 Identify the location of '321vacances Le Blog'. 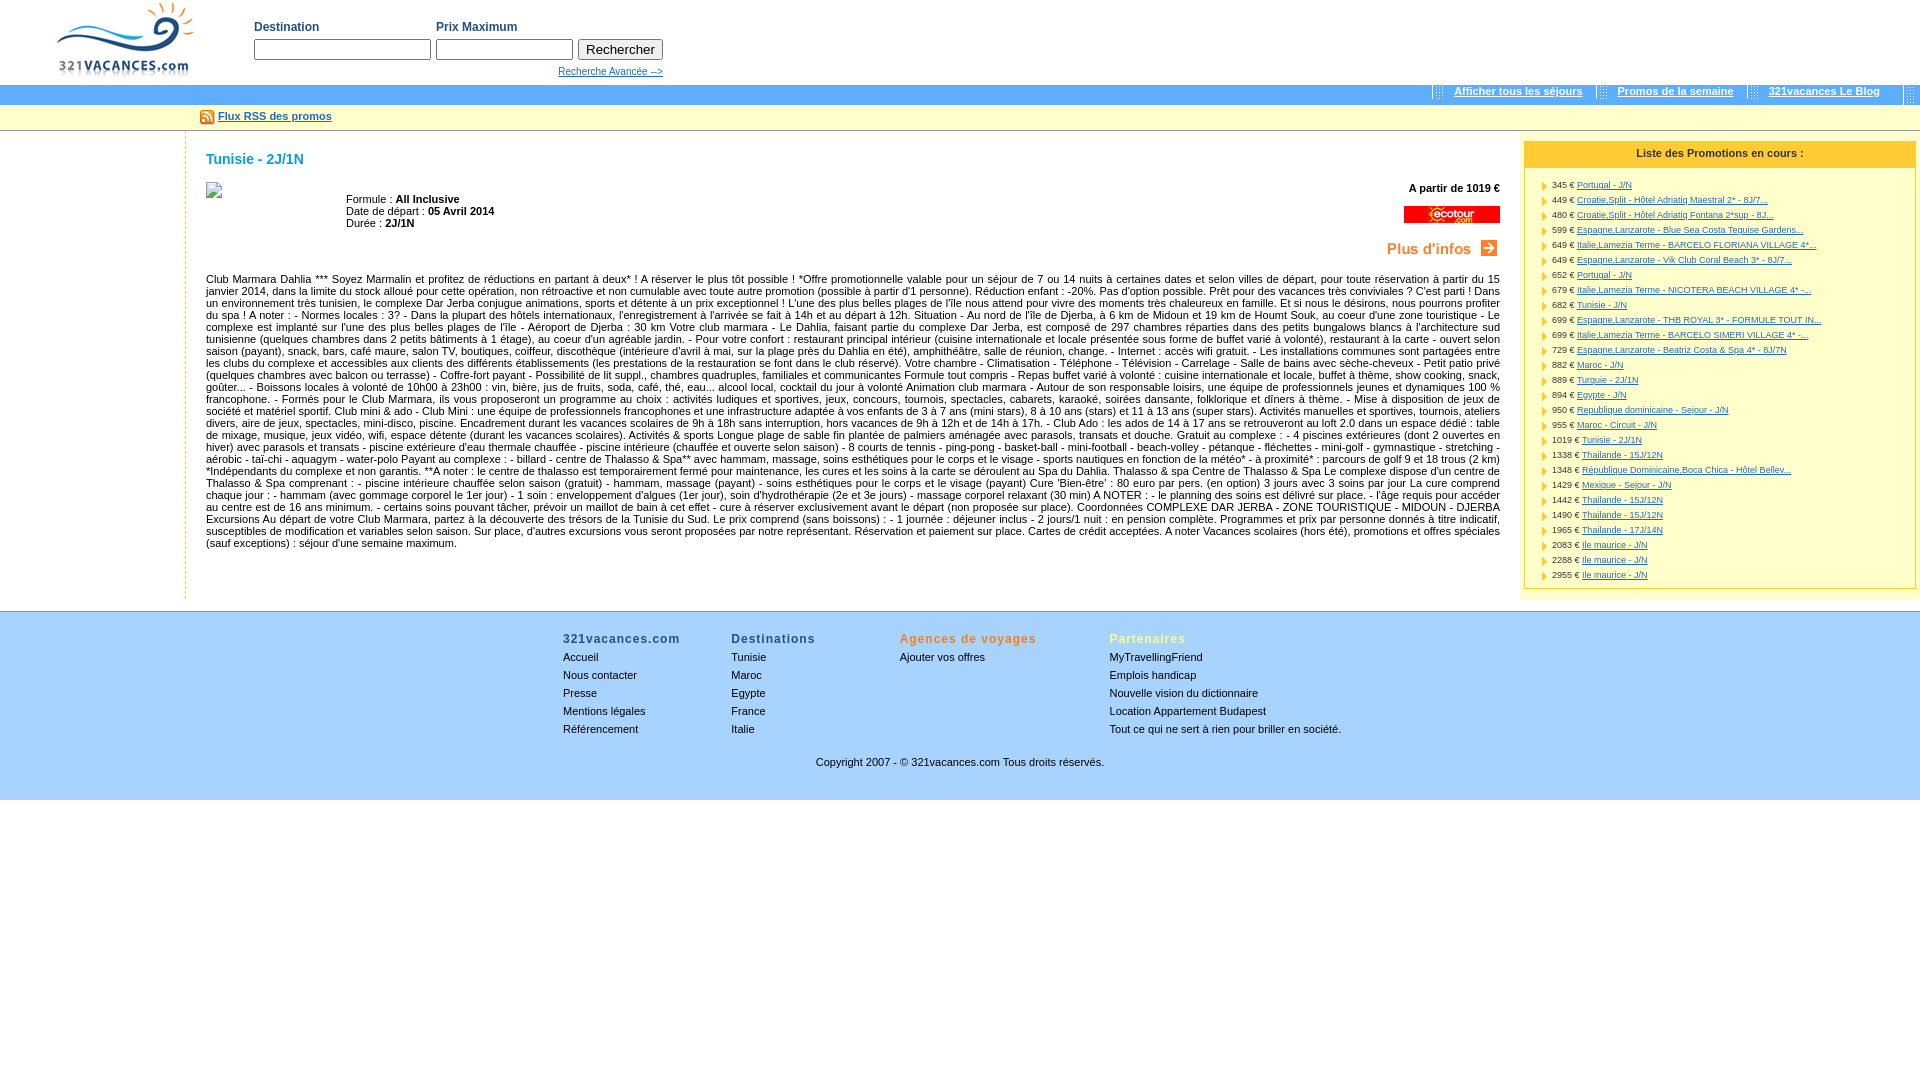
(1824, 91).